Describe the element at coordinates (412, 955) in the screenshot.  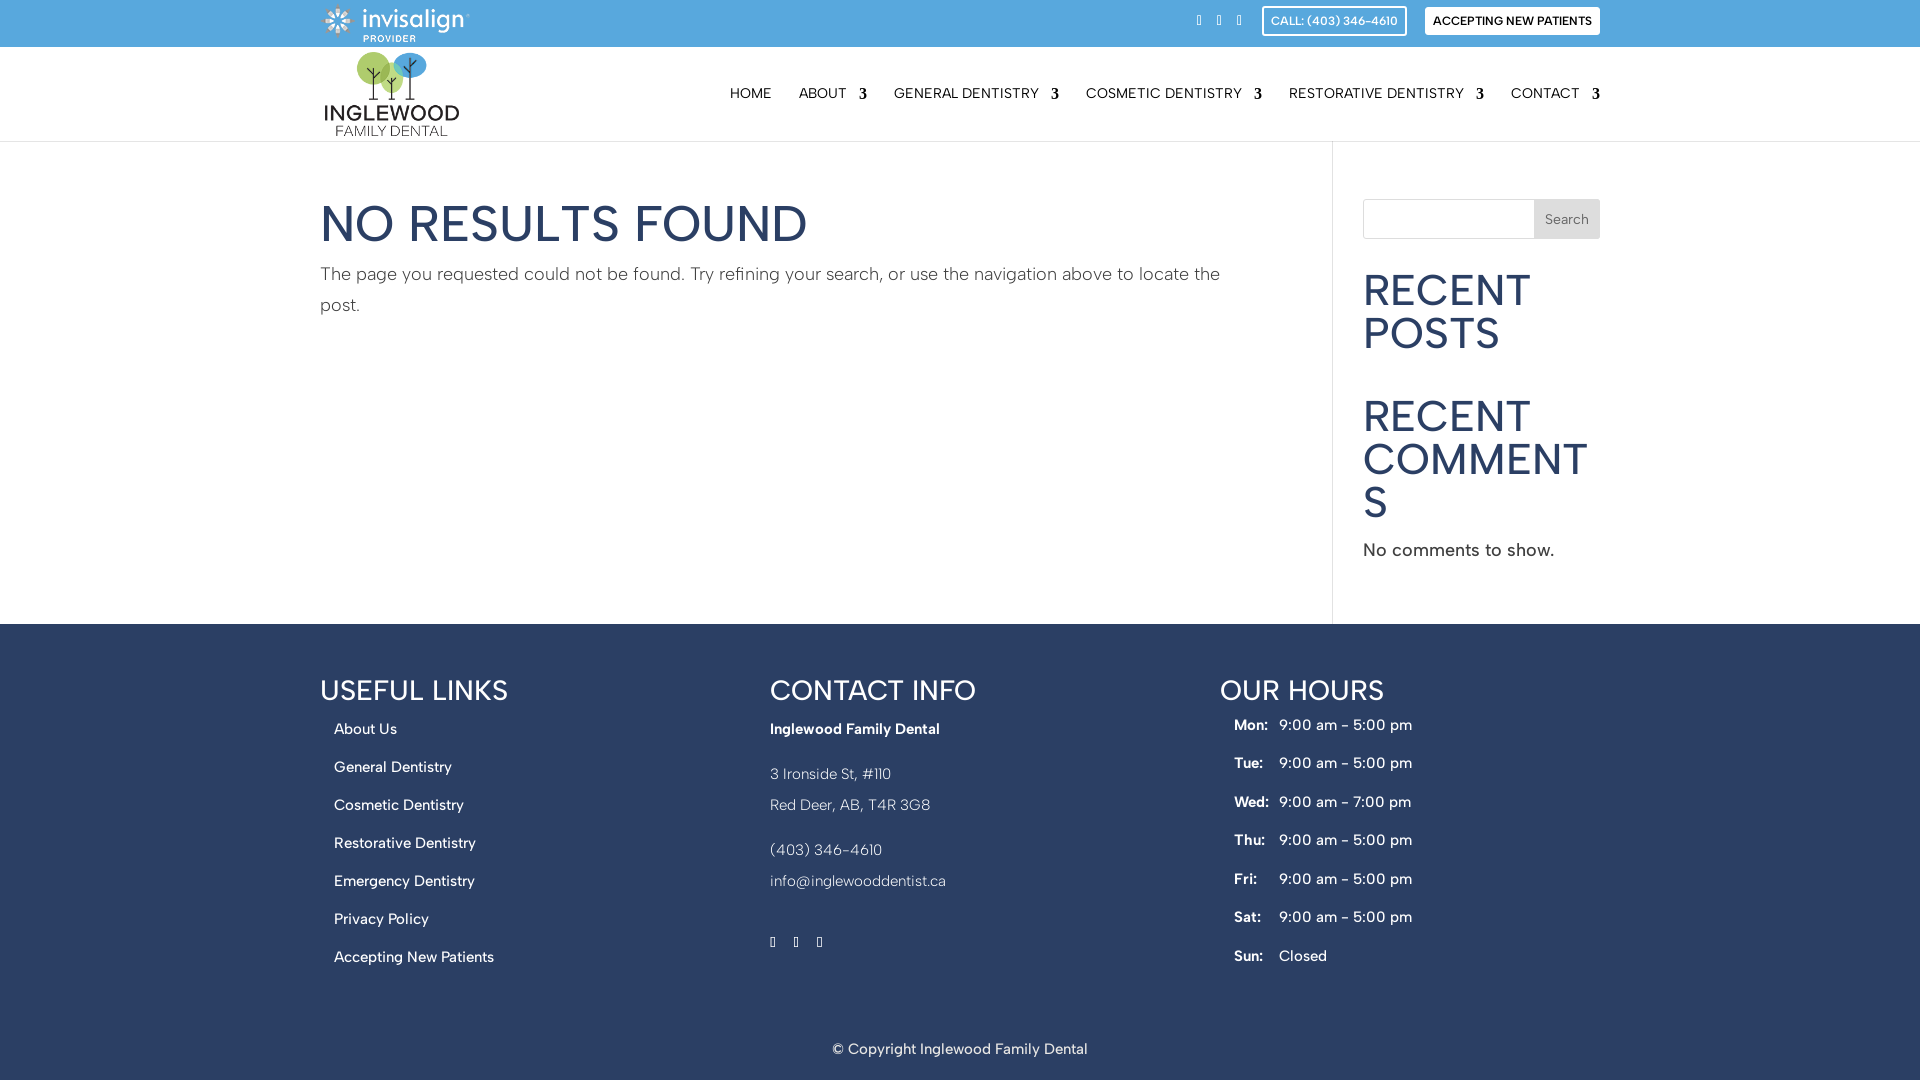
I see `'Accepting New Patients'` at that location.